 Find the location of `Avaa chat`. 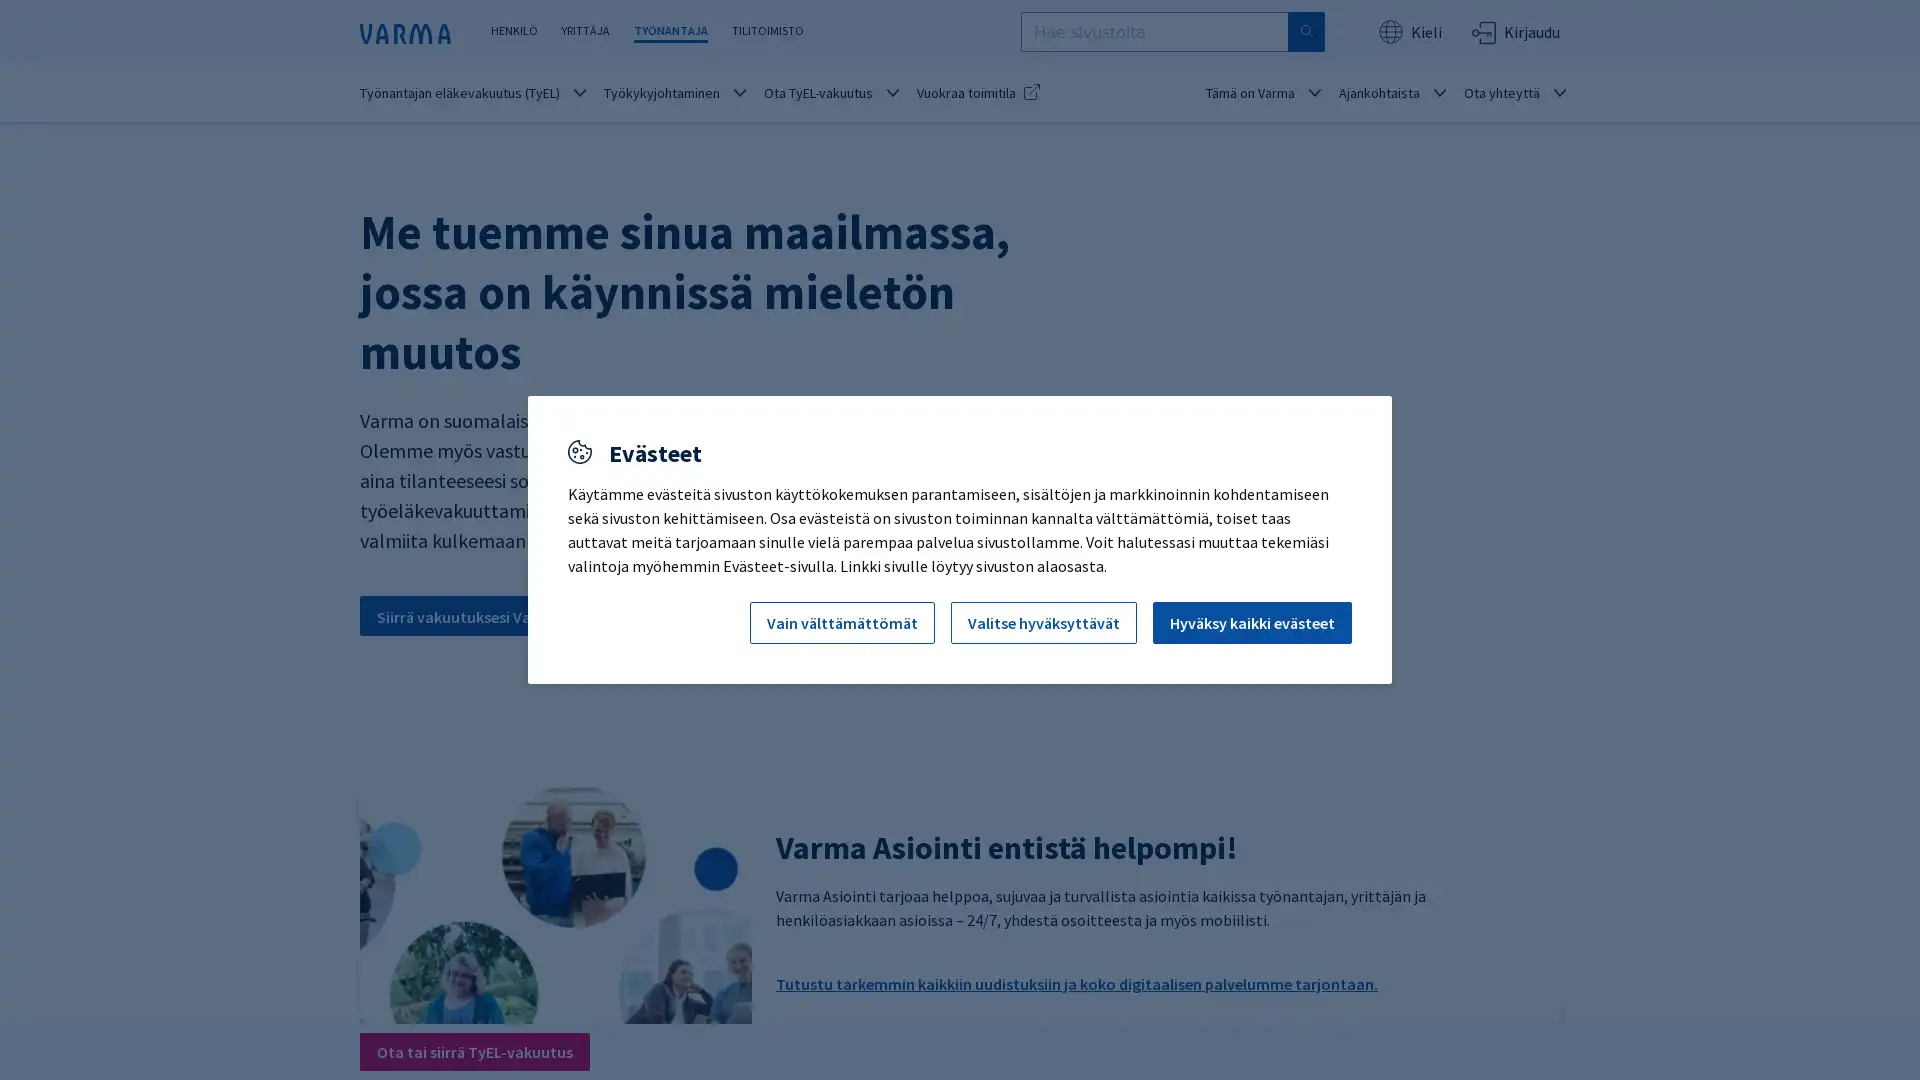

Avaa chat is located at coordinates (1879, 1039).